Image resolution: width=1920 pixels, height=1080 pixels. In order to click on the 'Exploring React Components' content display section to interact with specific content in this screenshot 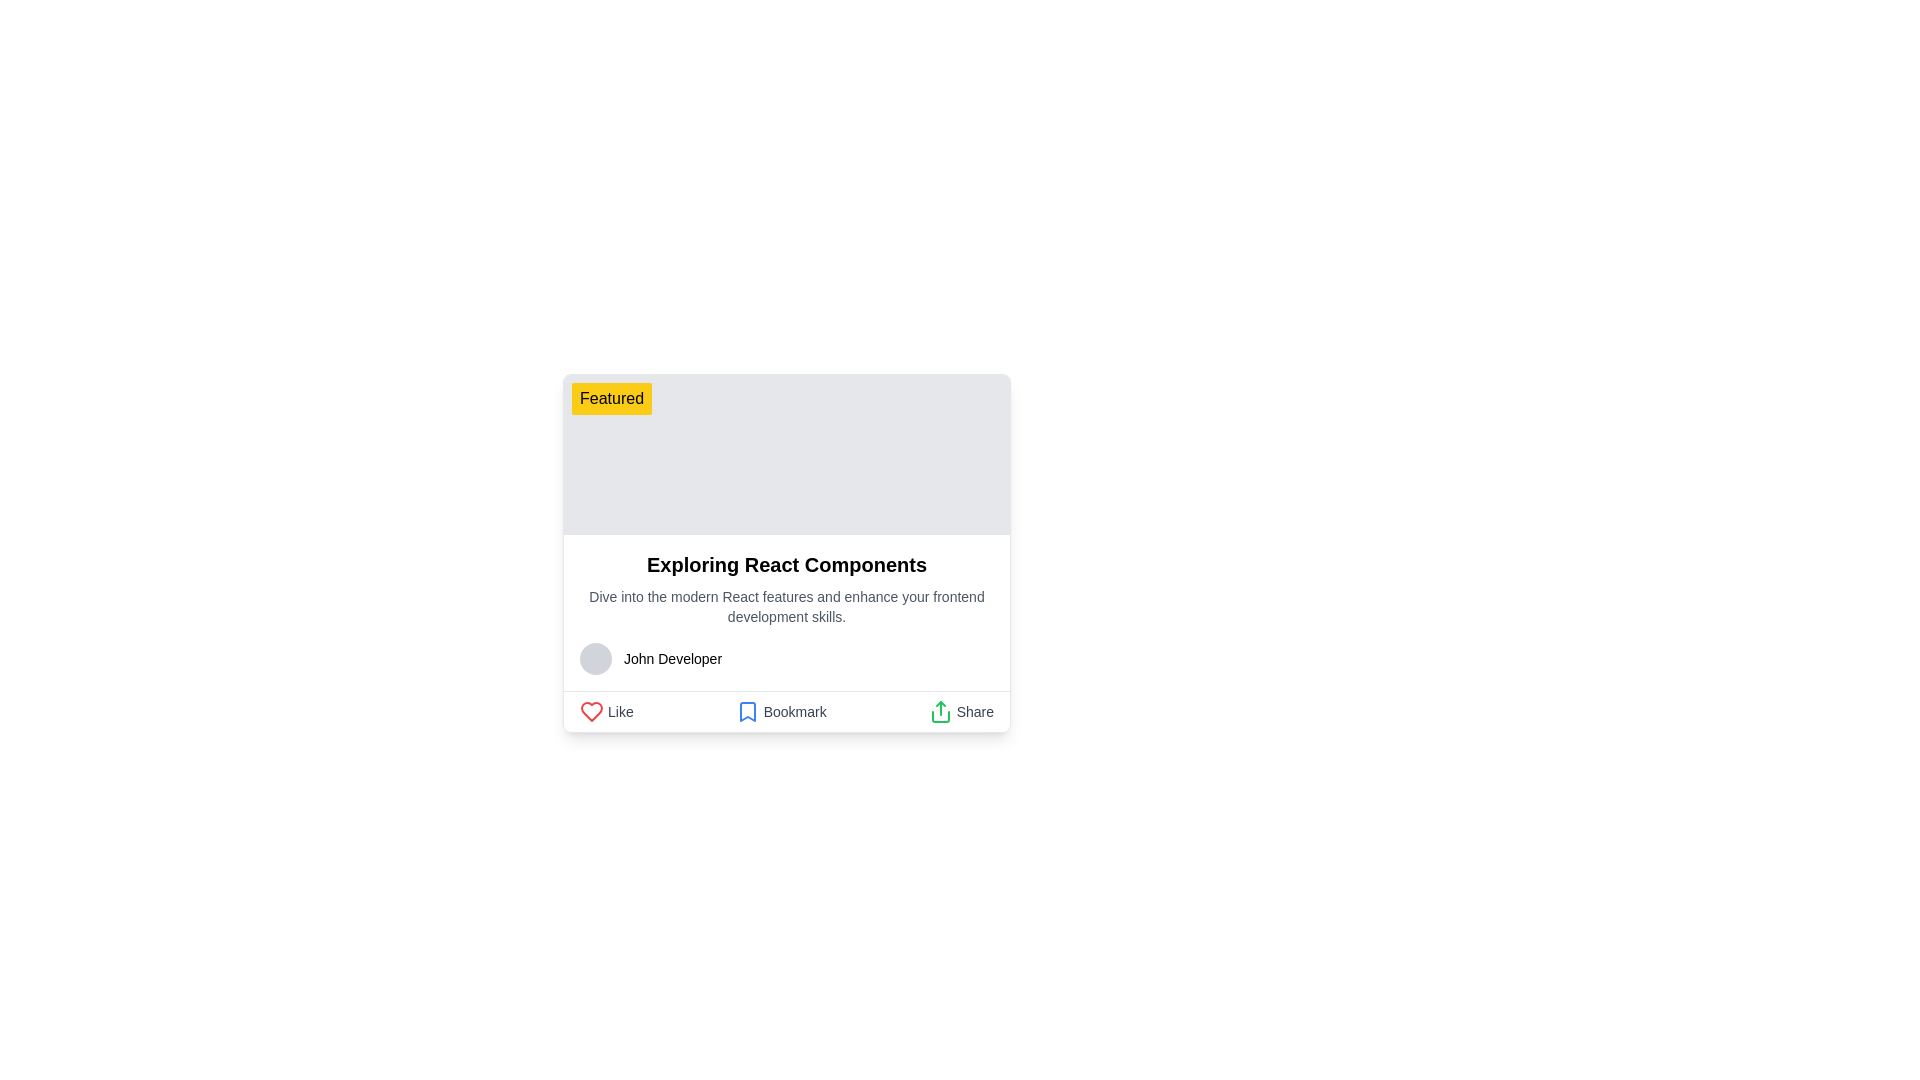, I will do `click(786, 612)`.